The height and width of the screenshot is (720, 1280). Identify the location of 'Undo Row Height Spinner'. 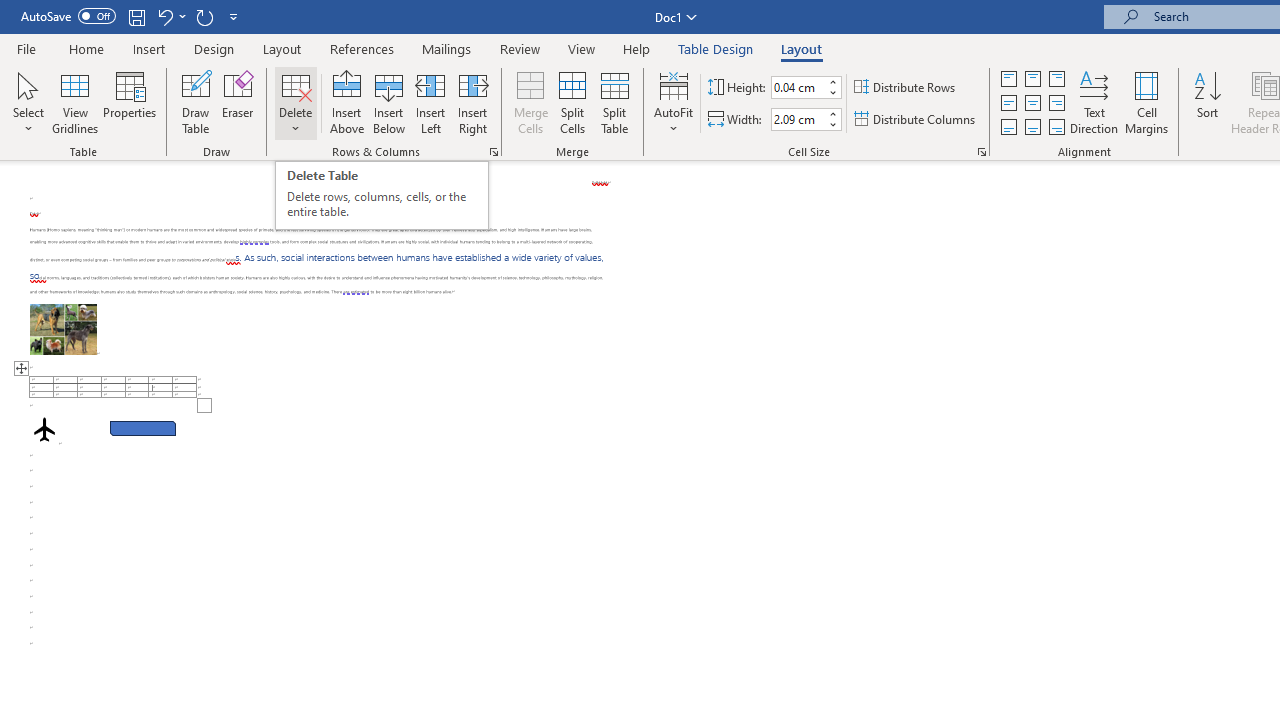
(170, 16).